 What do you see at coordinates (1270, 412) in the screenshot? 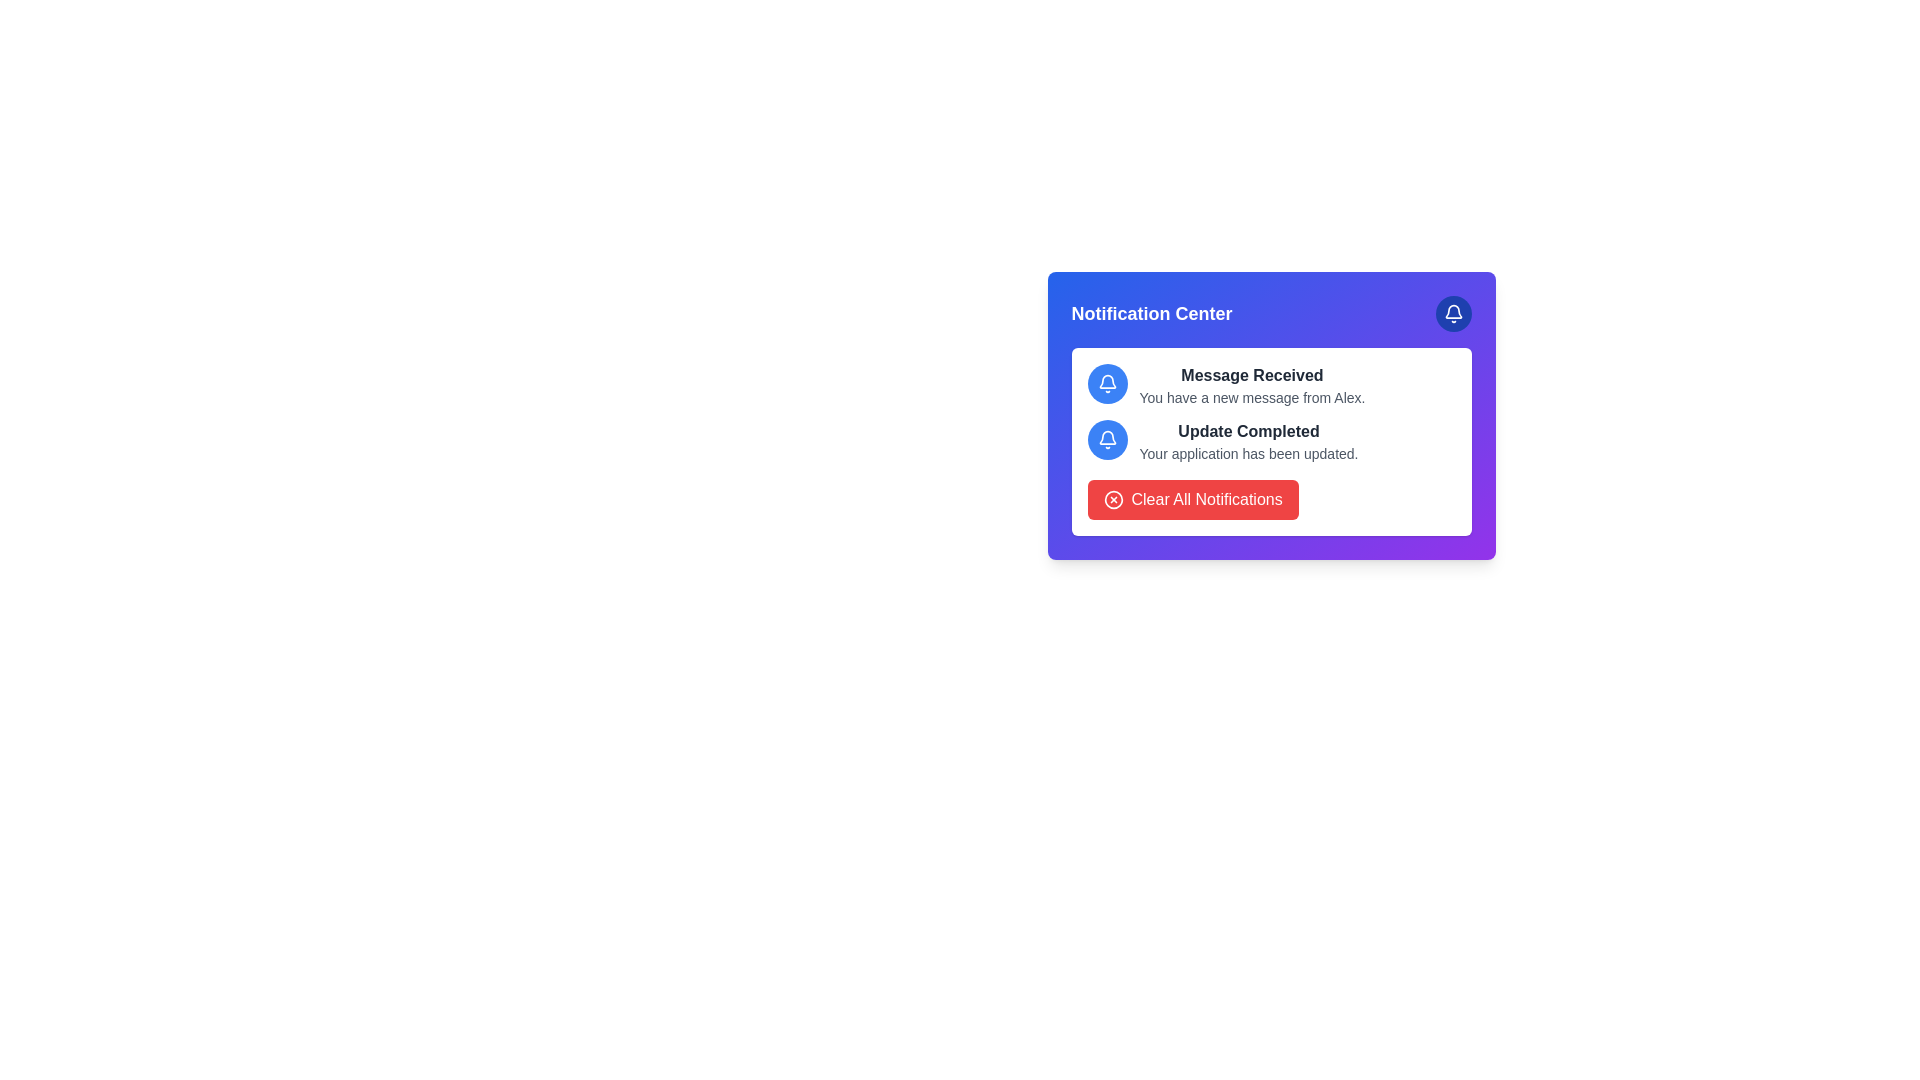
I see `the individual notification entry in the notification list, which is located in the center-right region of the interface, above the 'Clear All Notifications' button` at bounding box center [1270, 412].